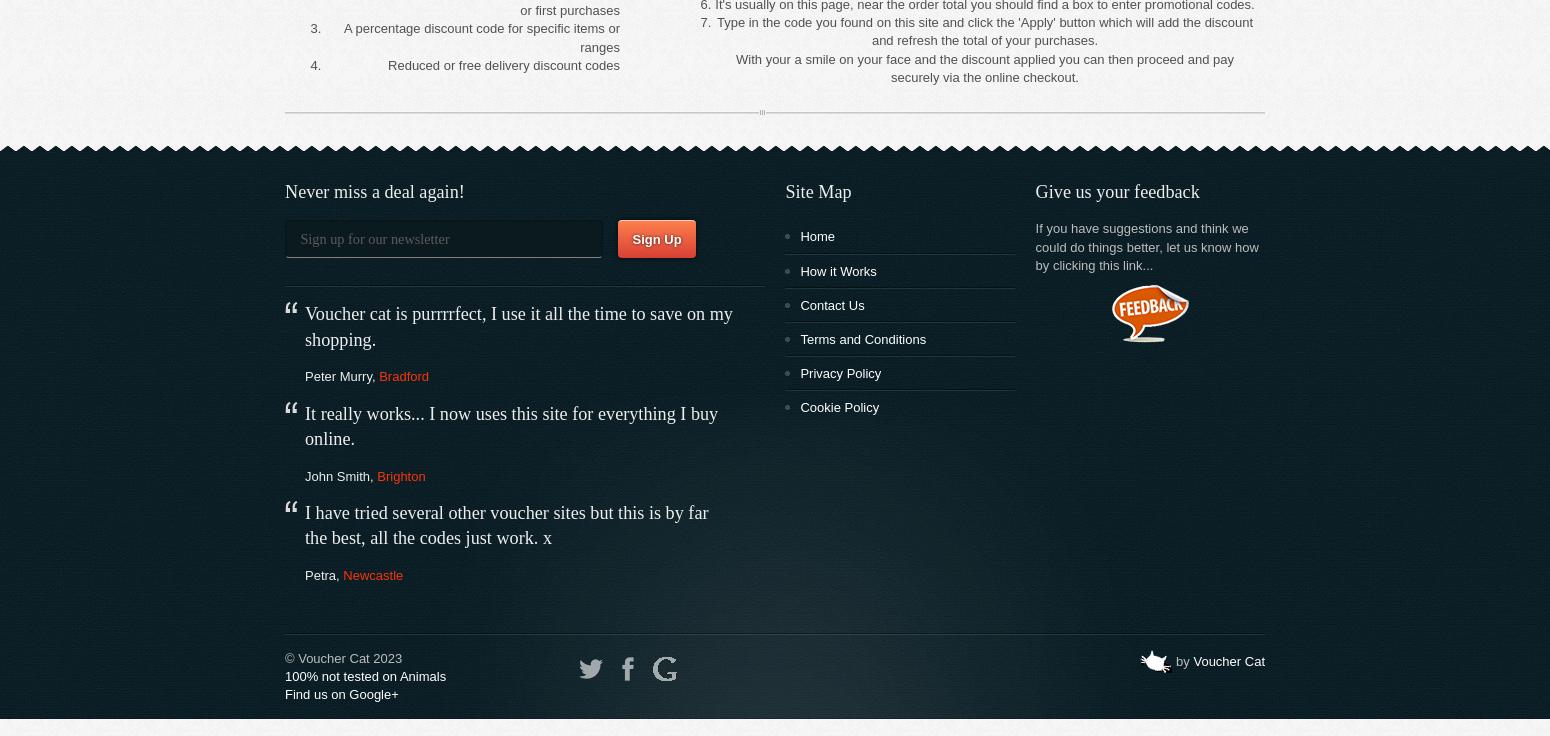 Image resolution: width=1550 pixels, height=736 pixels. What do you see at coordinates (838, 406) in the screenshot?
I see `'Cookie Policy'` at bounding box center [838, 406].